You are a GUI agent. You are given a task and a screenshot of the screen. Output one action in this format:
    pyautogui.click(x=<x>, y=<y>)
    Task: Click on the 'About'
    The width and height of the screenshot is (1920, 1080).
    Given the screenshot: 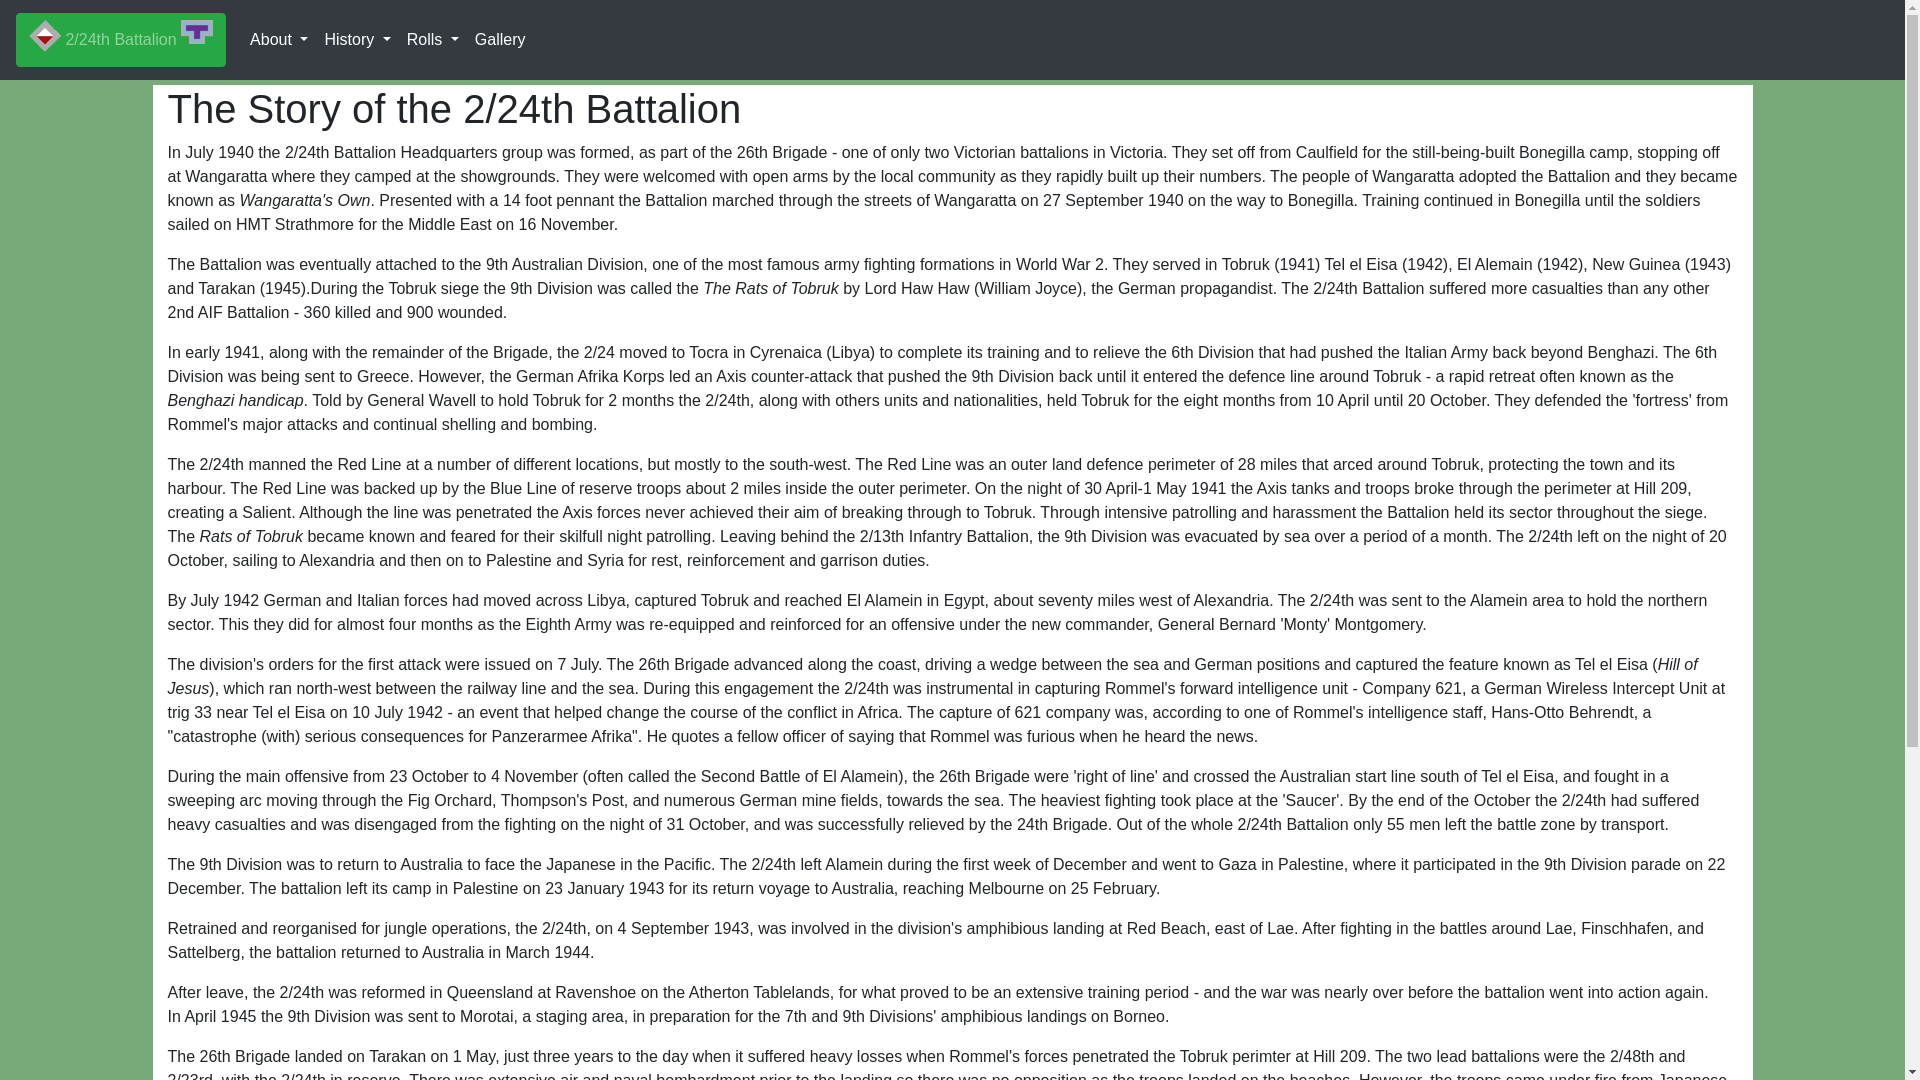 What is the action you would take?
    pyautogui.click(x=277, y=39)
    